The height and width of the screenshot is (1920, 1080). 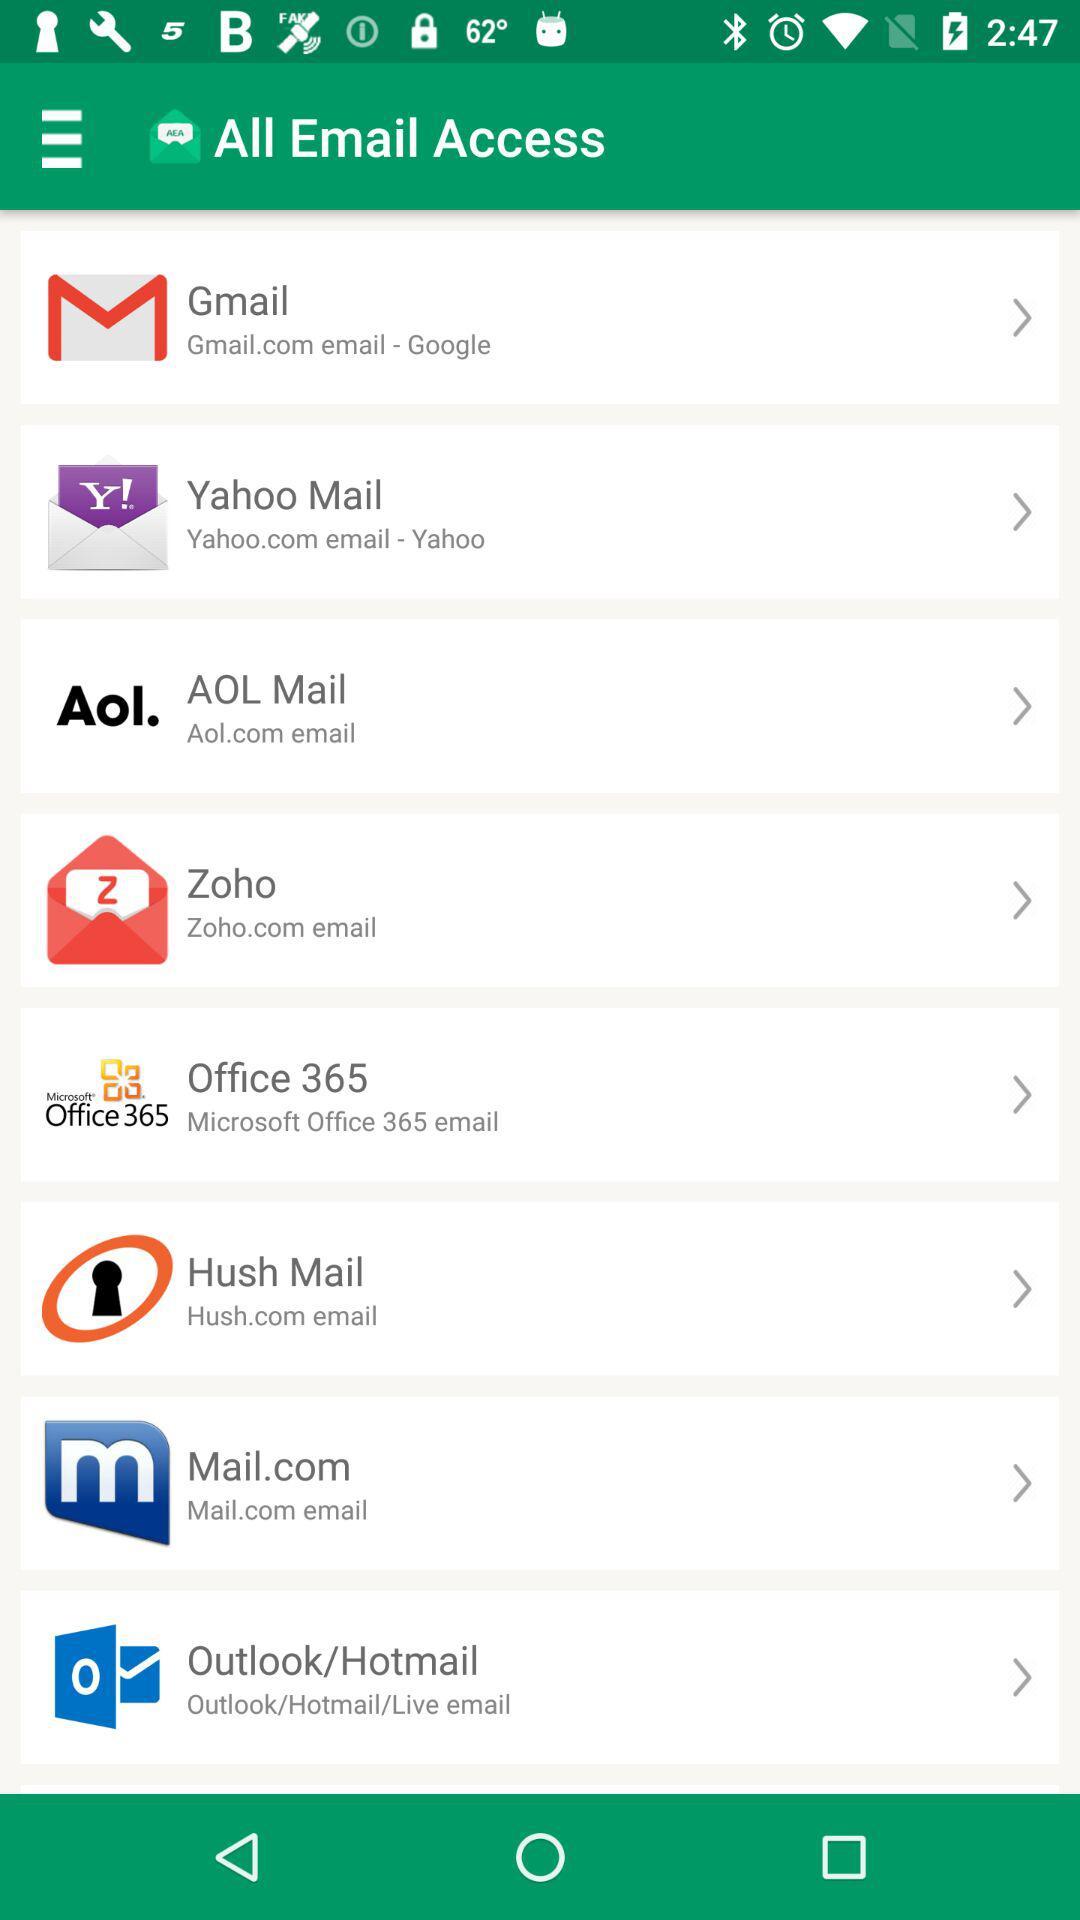 I want to click on the app below microsoft office 365, so click(x=275, y=1269).